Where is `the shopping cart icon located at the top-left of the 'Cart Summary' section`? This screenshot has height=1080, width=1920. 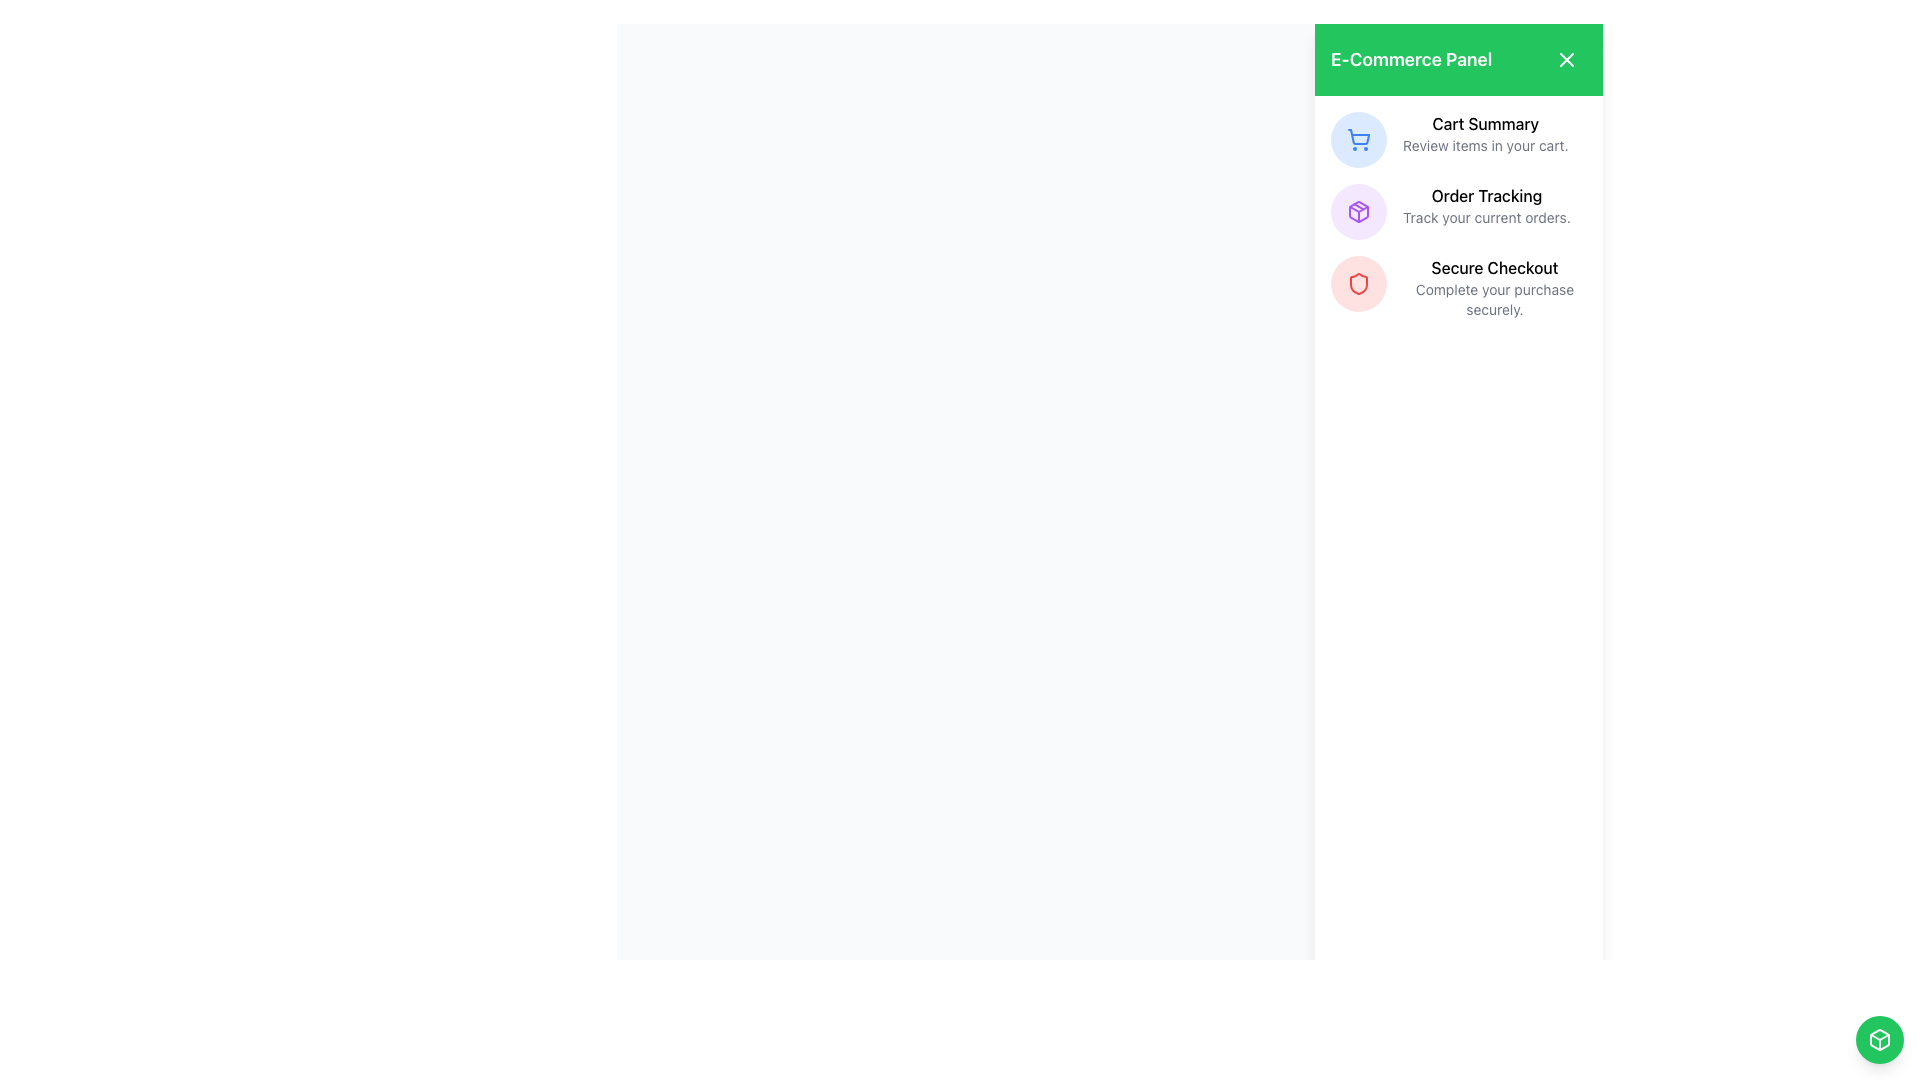 the shopping cart icon located at the top-left of the 'Cart Summary' section is located at coordinates (1358, 138).